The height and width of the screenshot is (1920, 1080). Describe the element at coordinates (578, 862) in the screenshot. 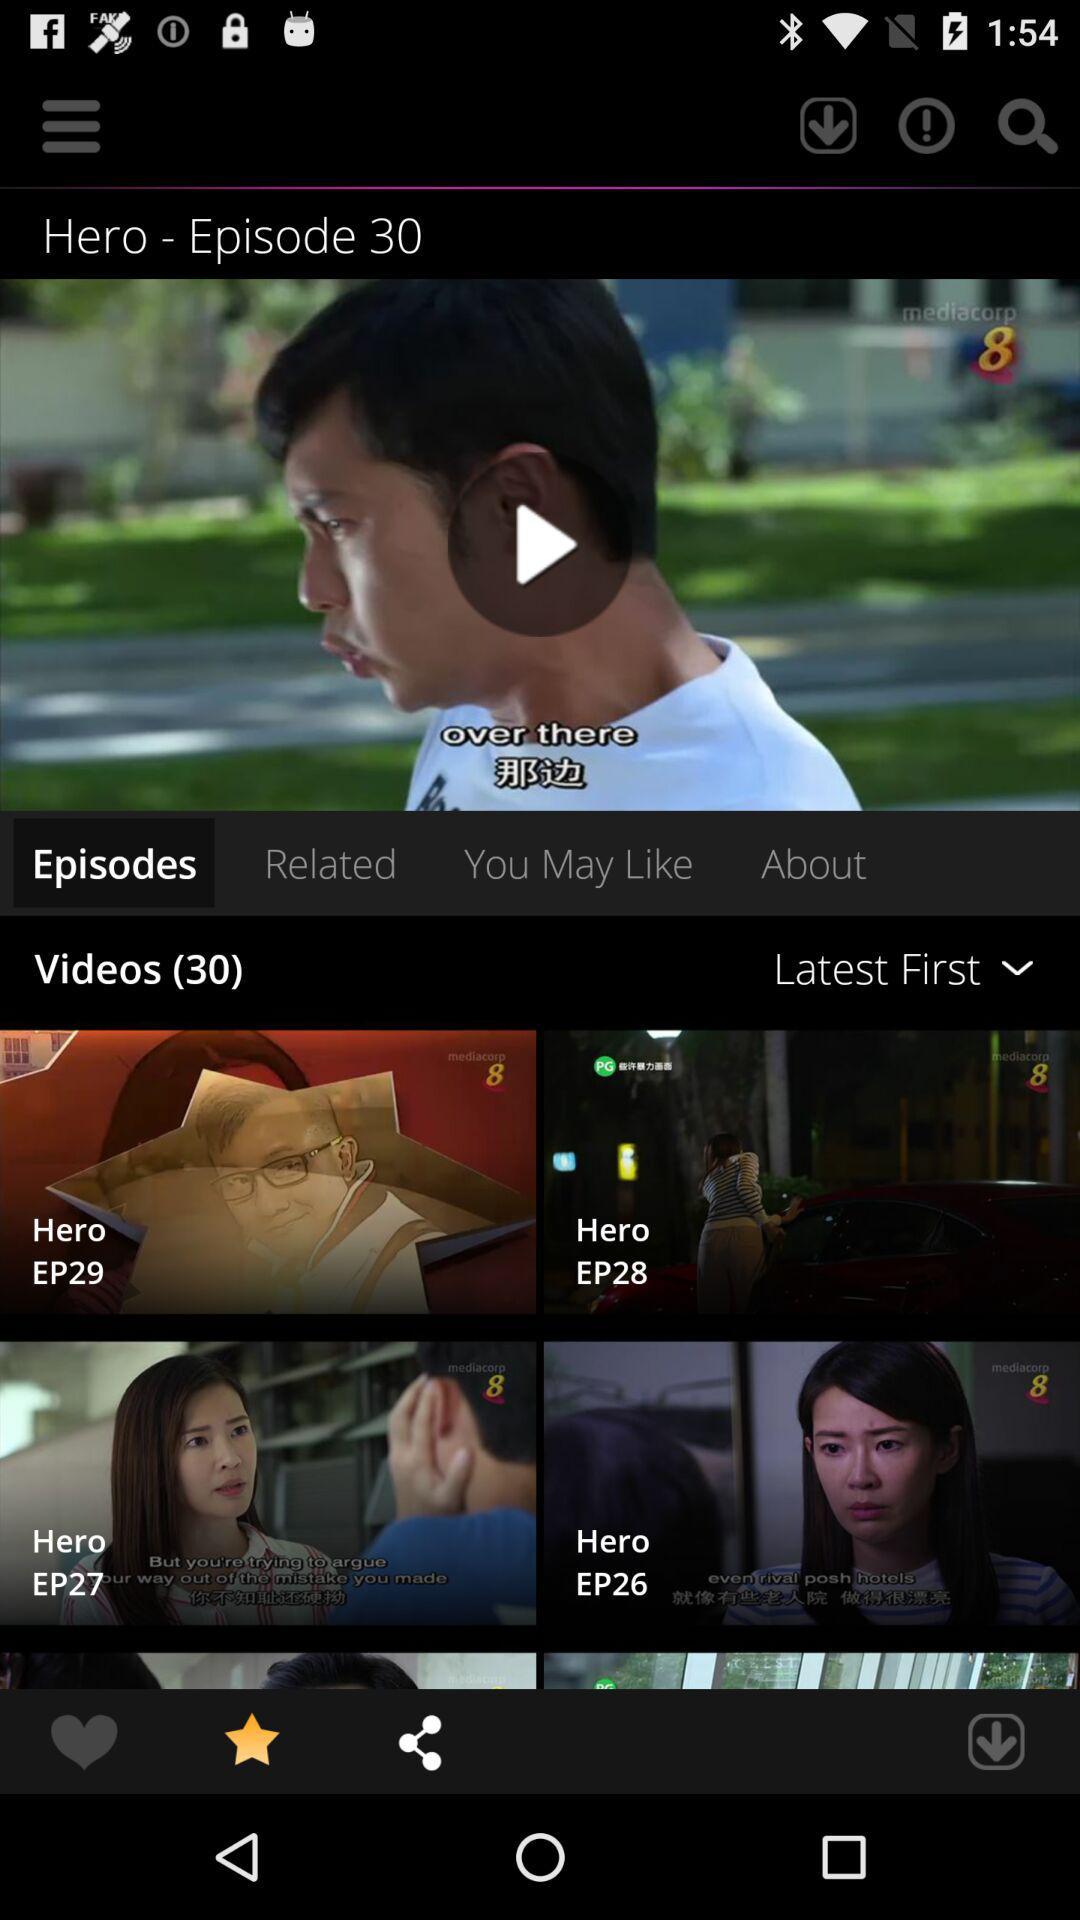

I see `the icon at the center` at that location.